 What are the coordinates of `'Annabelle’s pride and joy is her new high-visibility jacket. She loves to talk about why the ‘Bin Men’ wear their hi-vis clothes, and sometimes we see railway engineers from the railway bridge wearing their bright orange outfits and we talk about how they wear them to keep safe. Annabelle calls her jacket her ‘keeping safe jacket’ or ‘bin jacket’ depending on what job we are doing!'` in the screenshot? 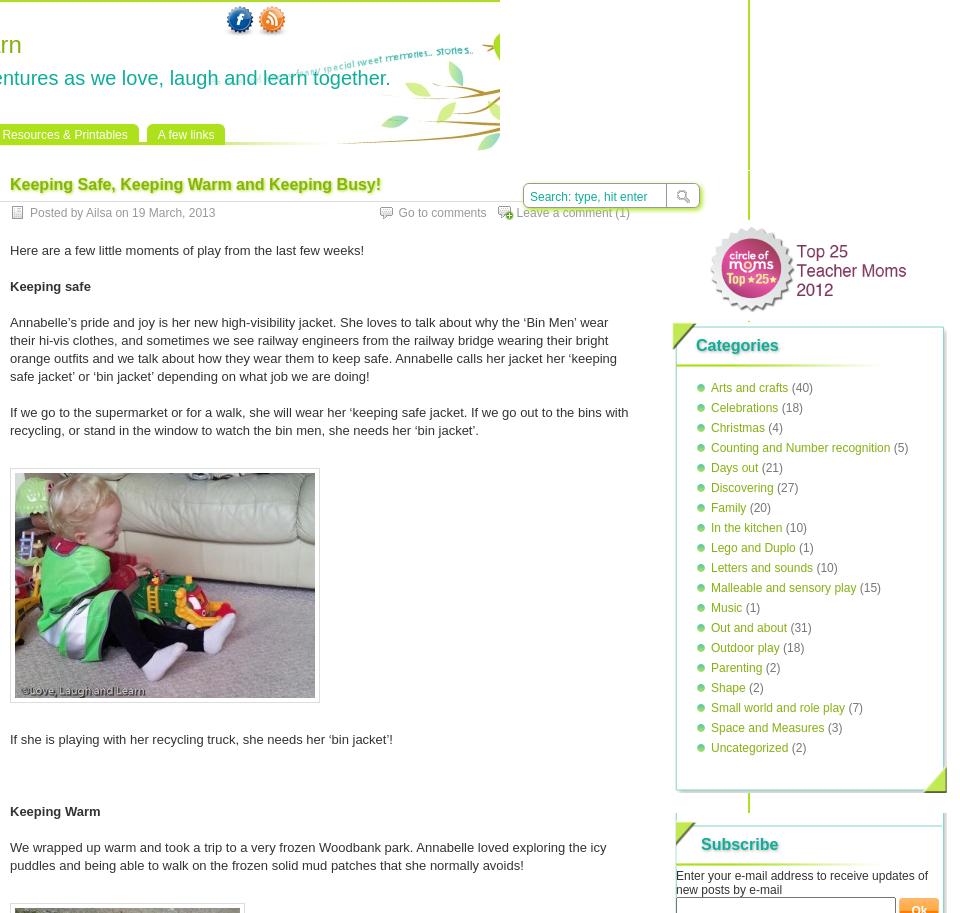 It's located at (313, 349).